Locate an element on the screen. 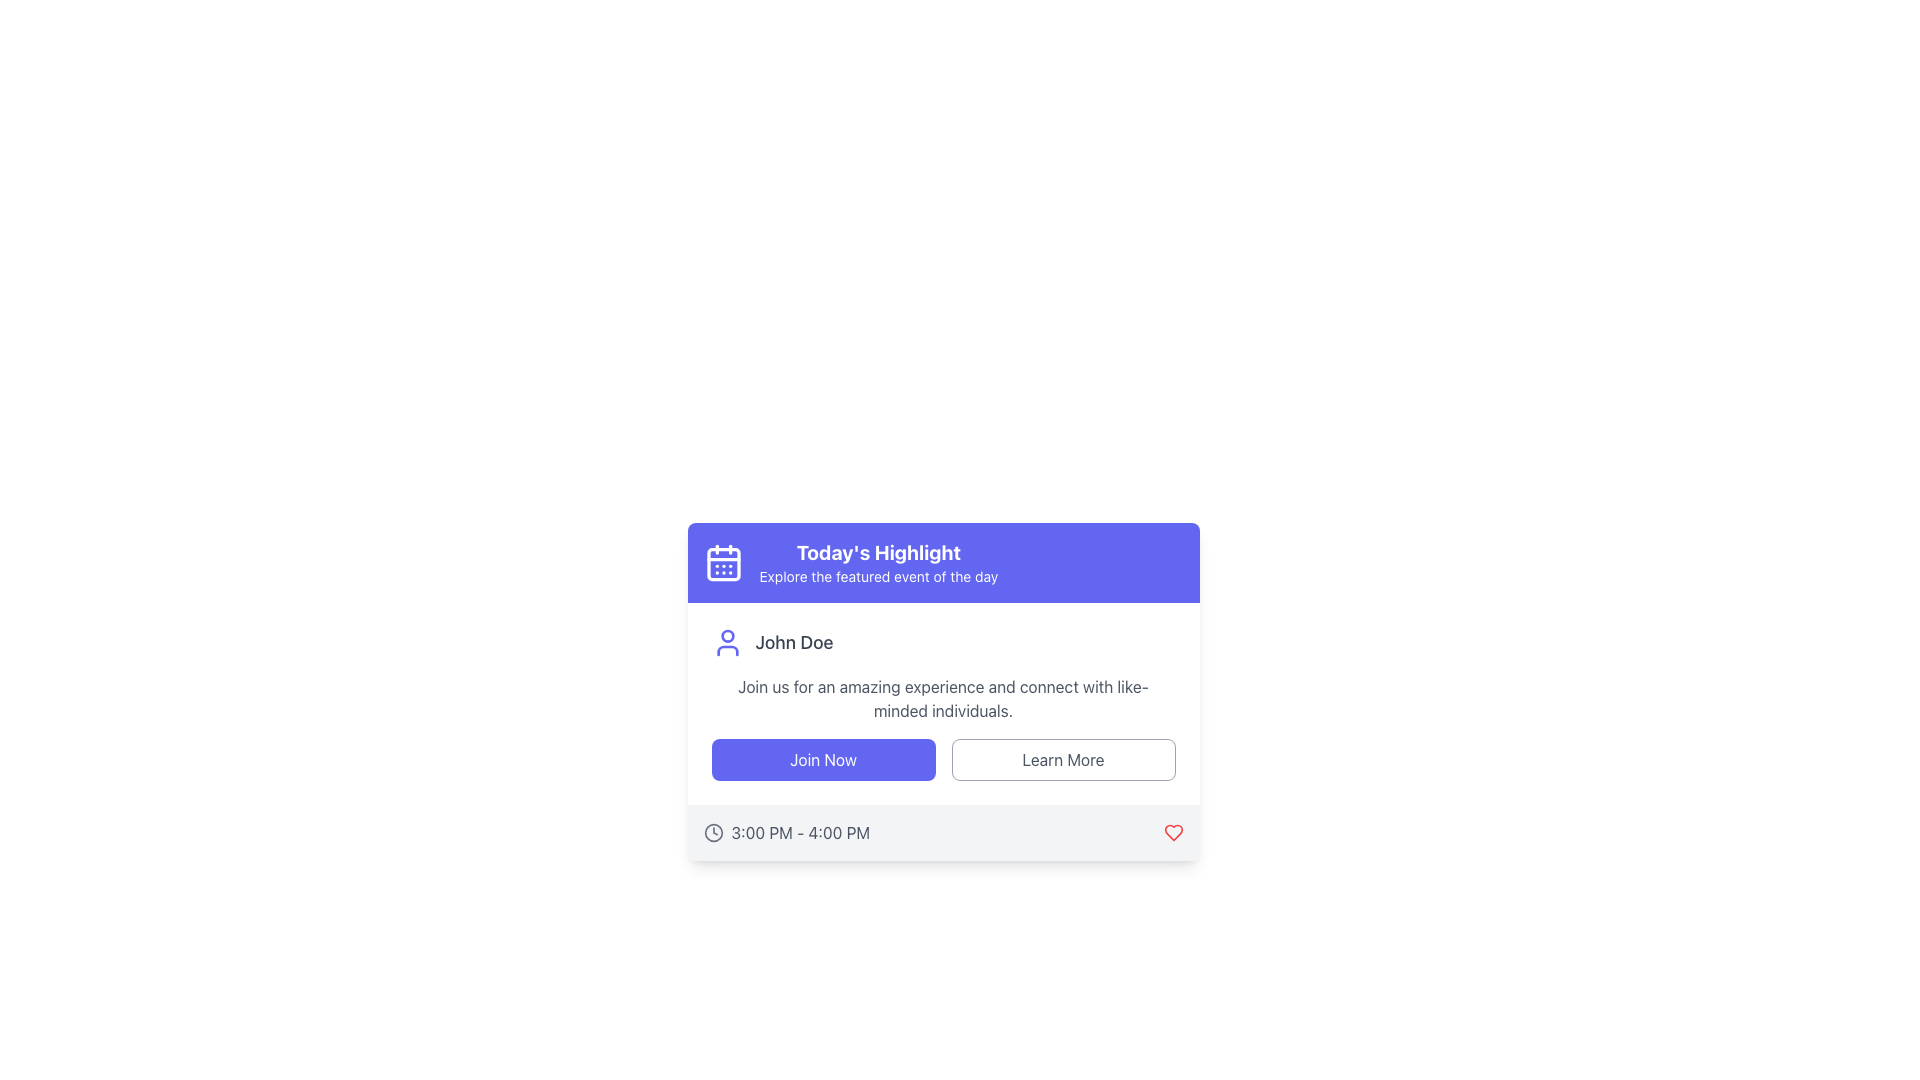  the heart-shaped outline icon located at the bottom-right corner of the card to like or favorite it is located at coordinates (1173, 833).